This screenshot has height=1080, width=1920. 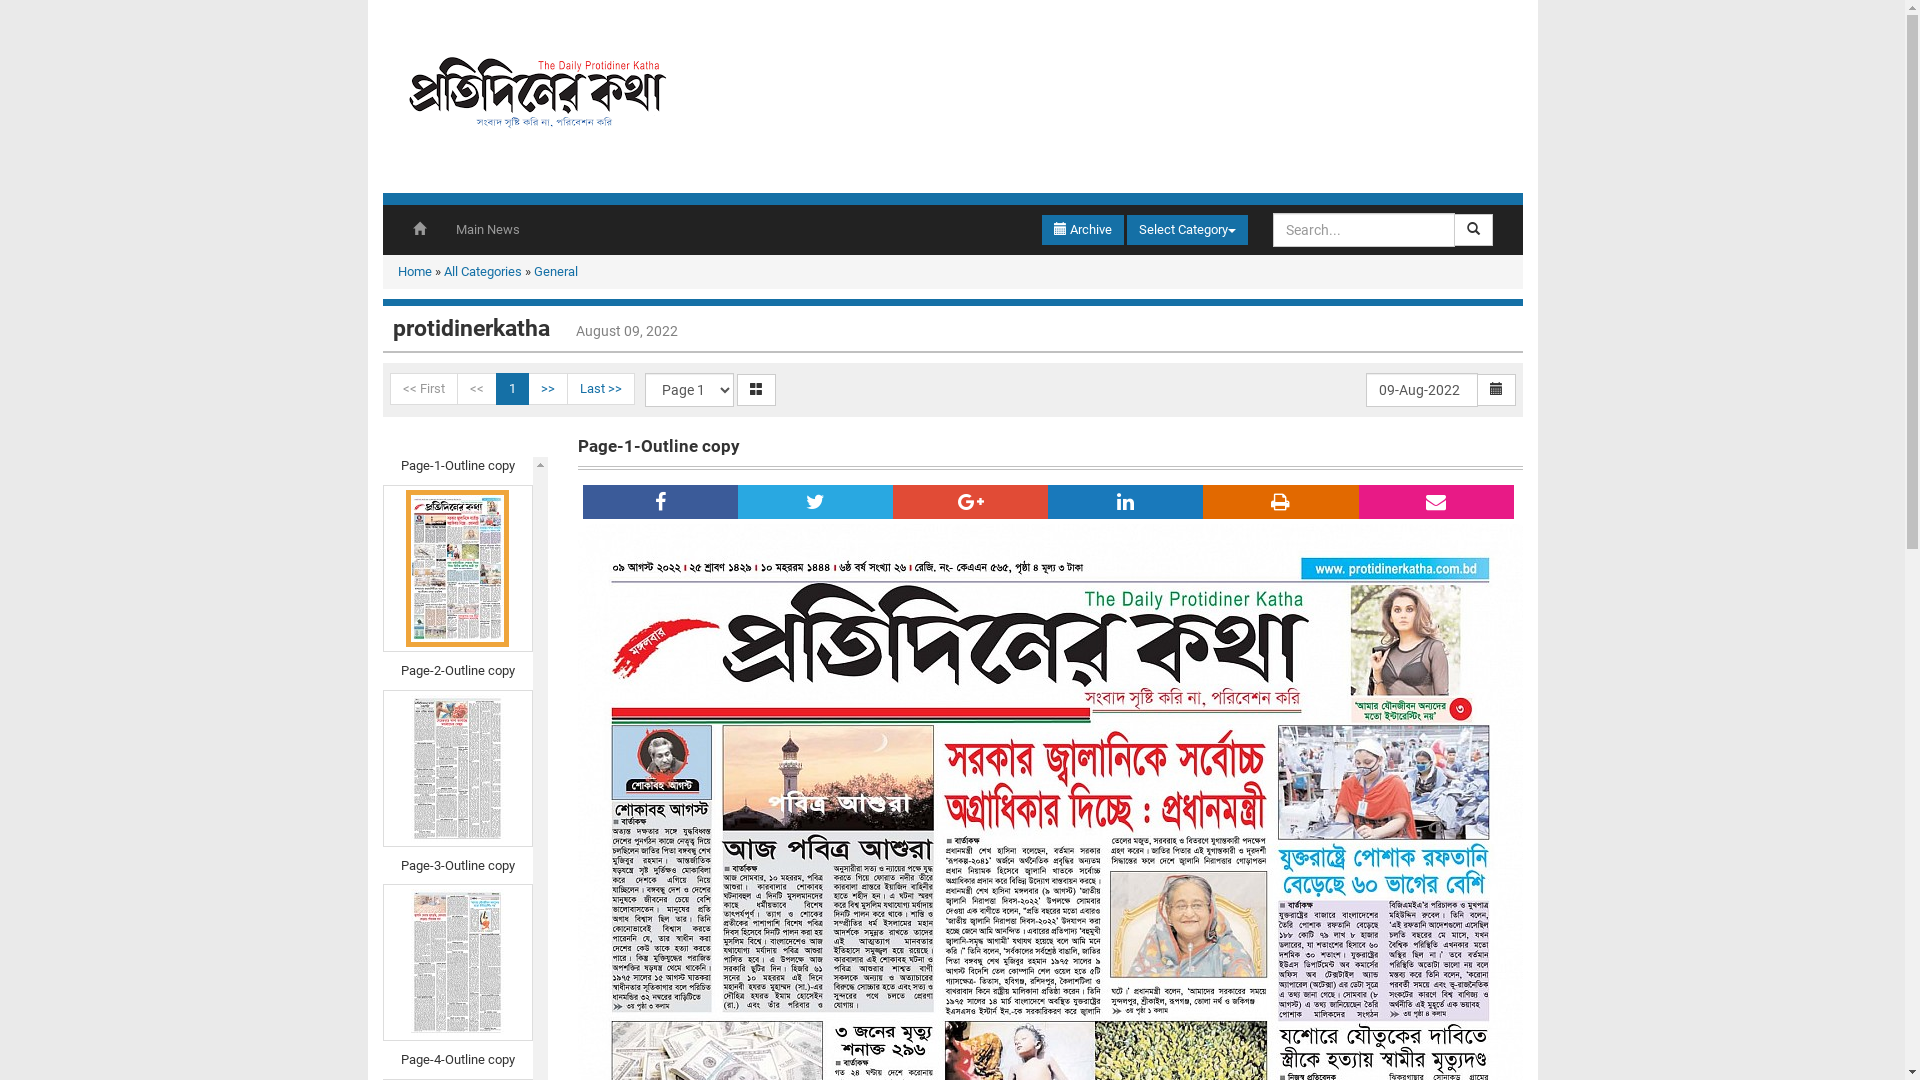 What do you see at coordinates (556, 271) in the screenshot?
I see `'General'` at bounding box center [556, 271].